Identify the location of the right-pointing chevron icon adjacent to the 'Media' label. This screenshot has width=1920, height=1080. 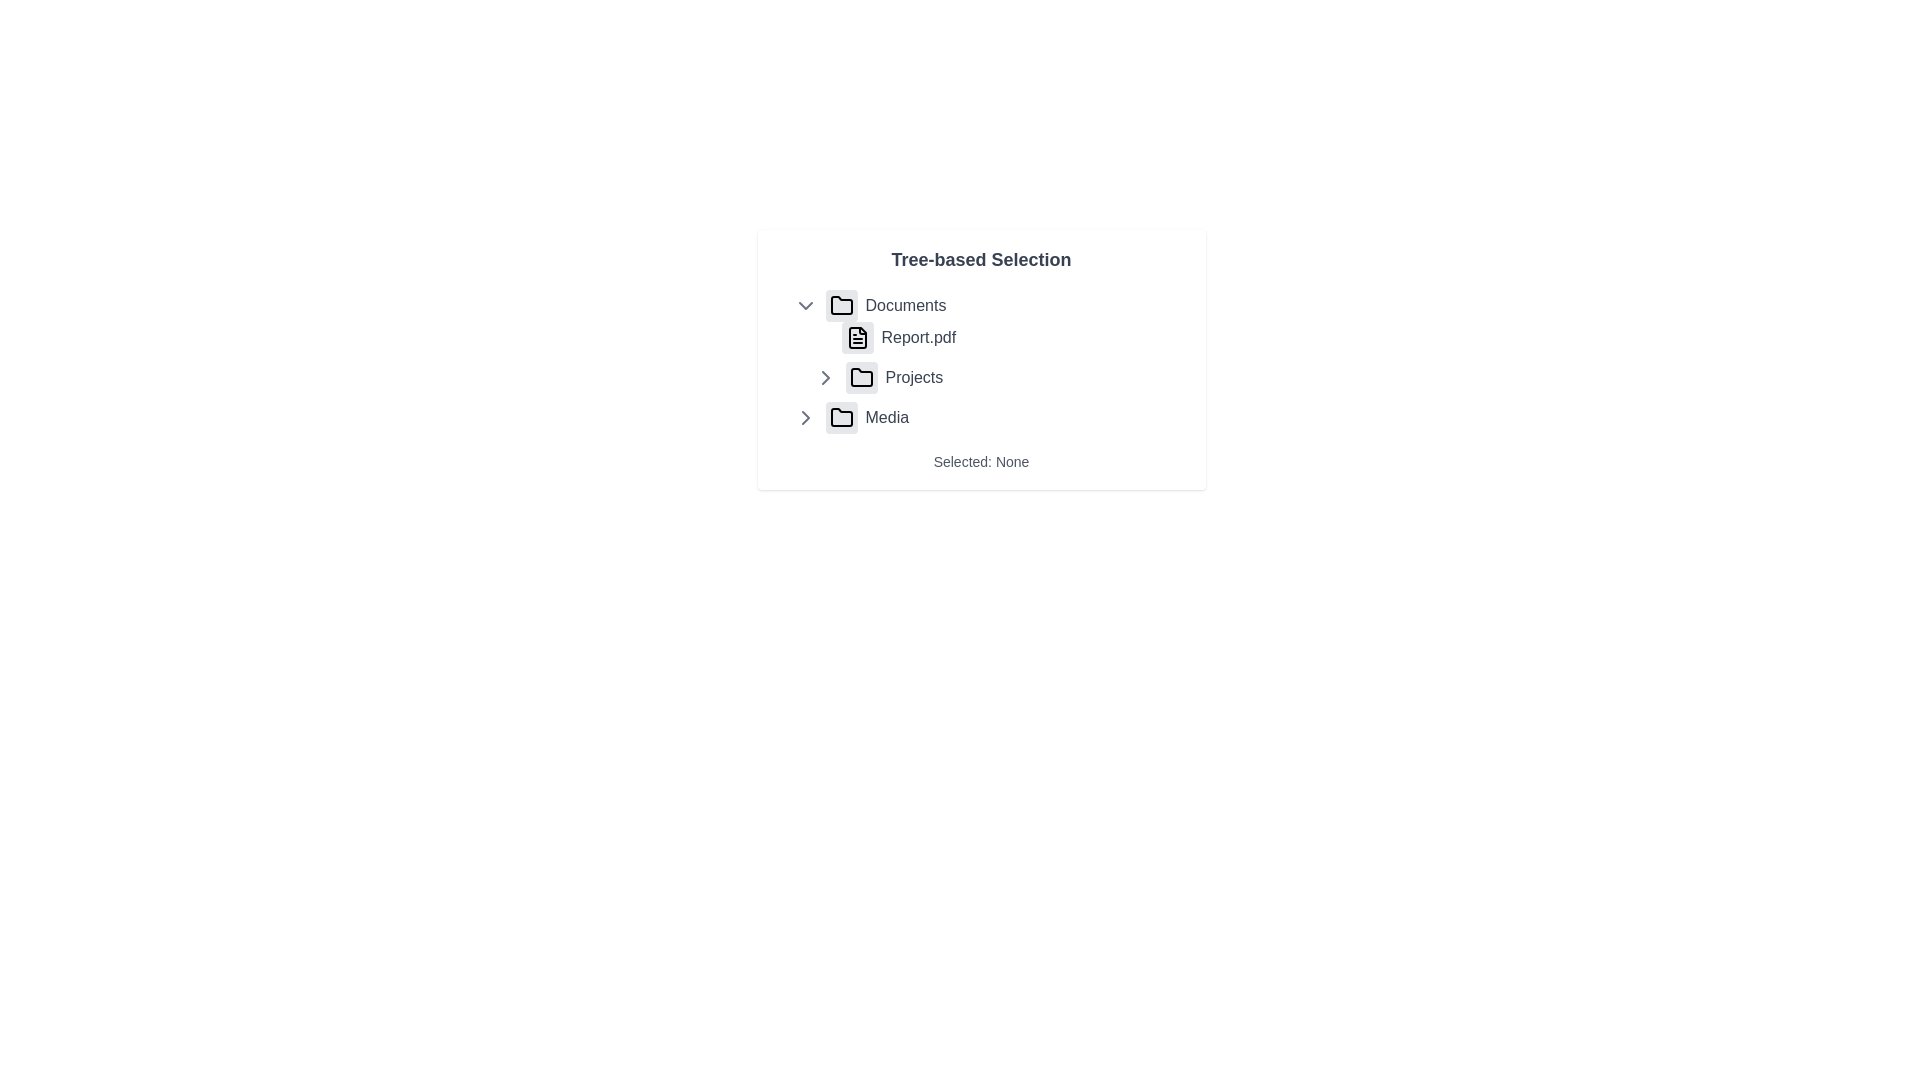
(805, 416).